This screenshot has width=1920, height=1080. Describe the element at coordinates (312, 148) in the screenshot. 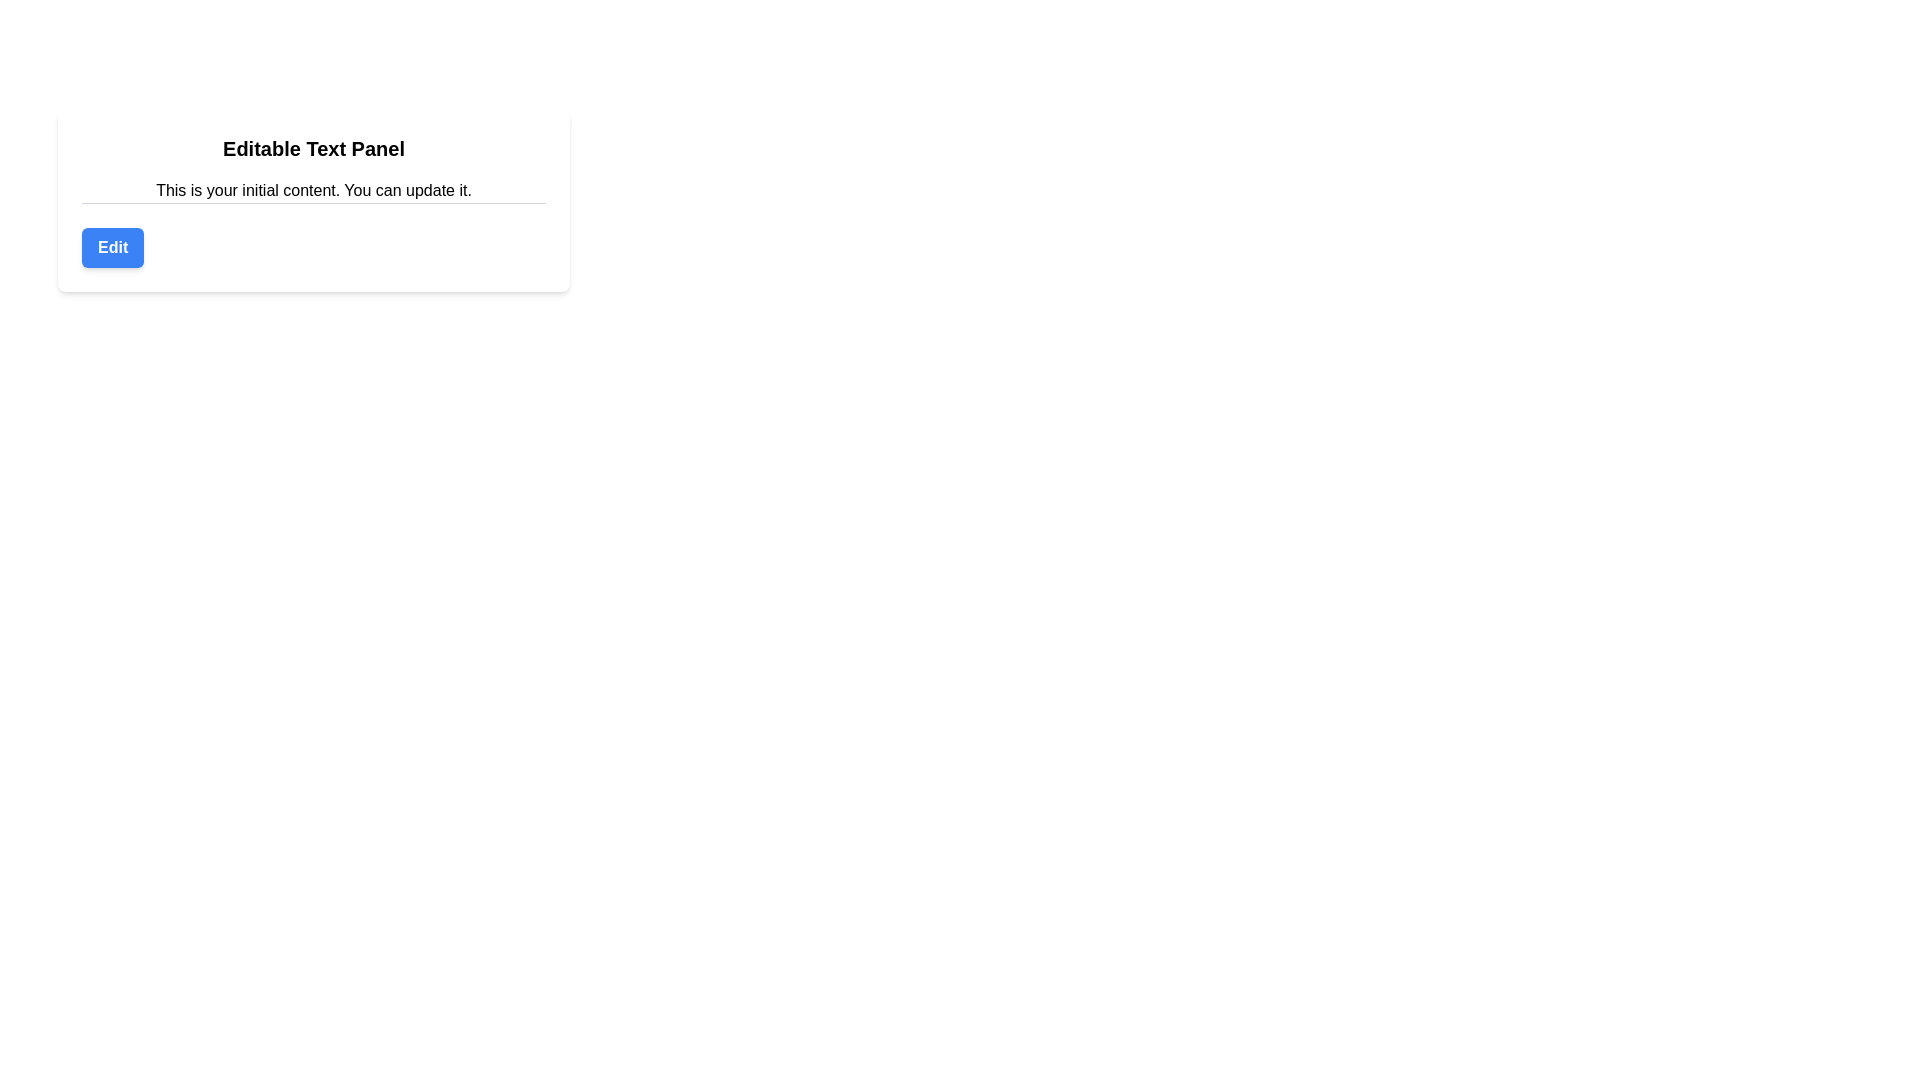

I see `the text label that serves as a title or heading for the associated panel, which indicates the panel's purpose with the text 'This is your initial content. You can update it.'` at that location.